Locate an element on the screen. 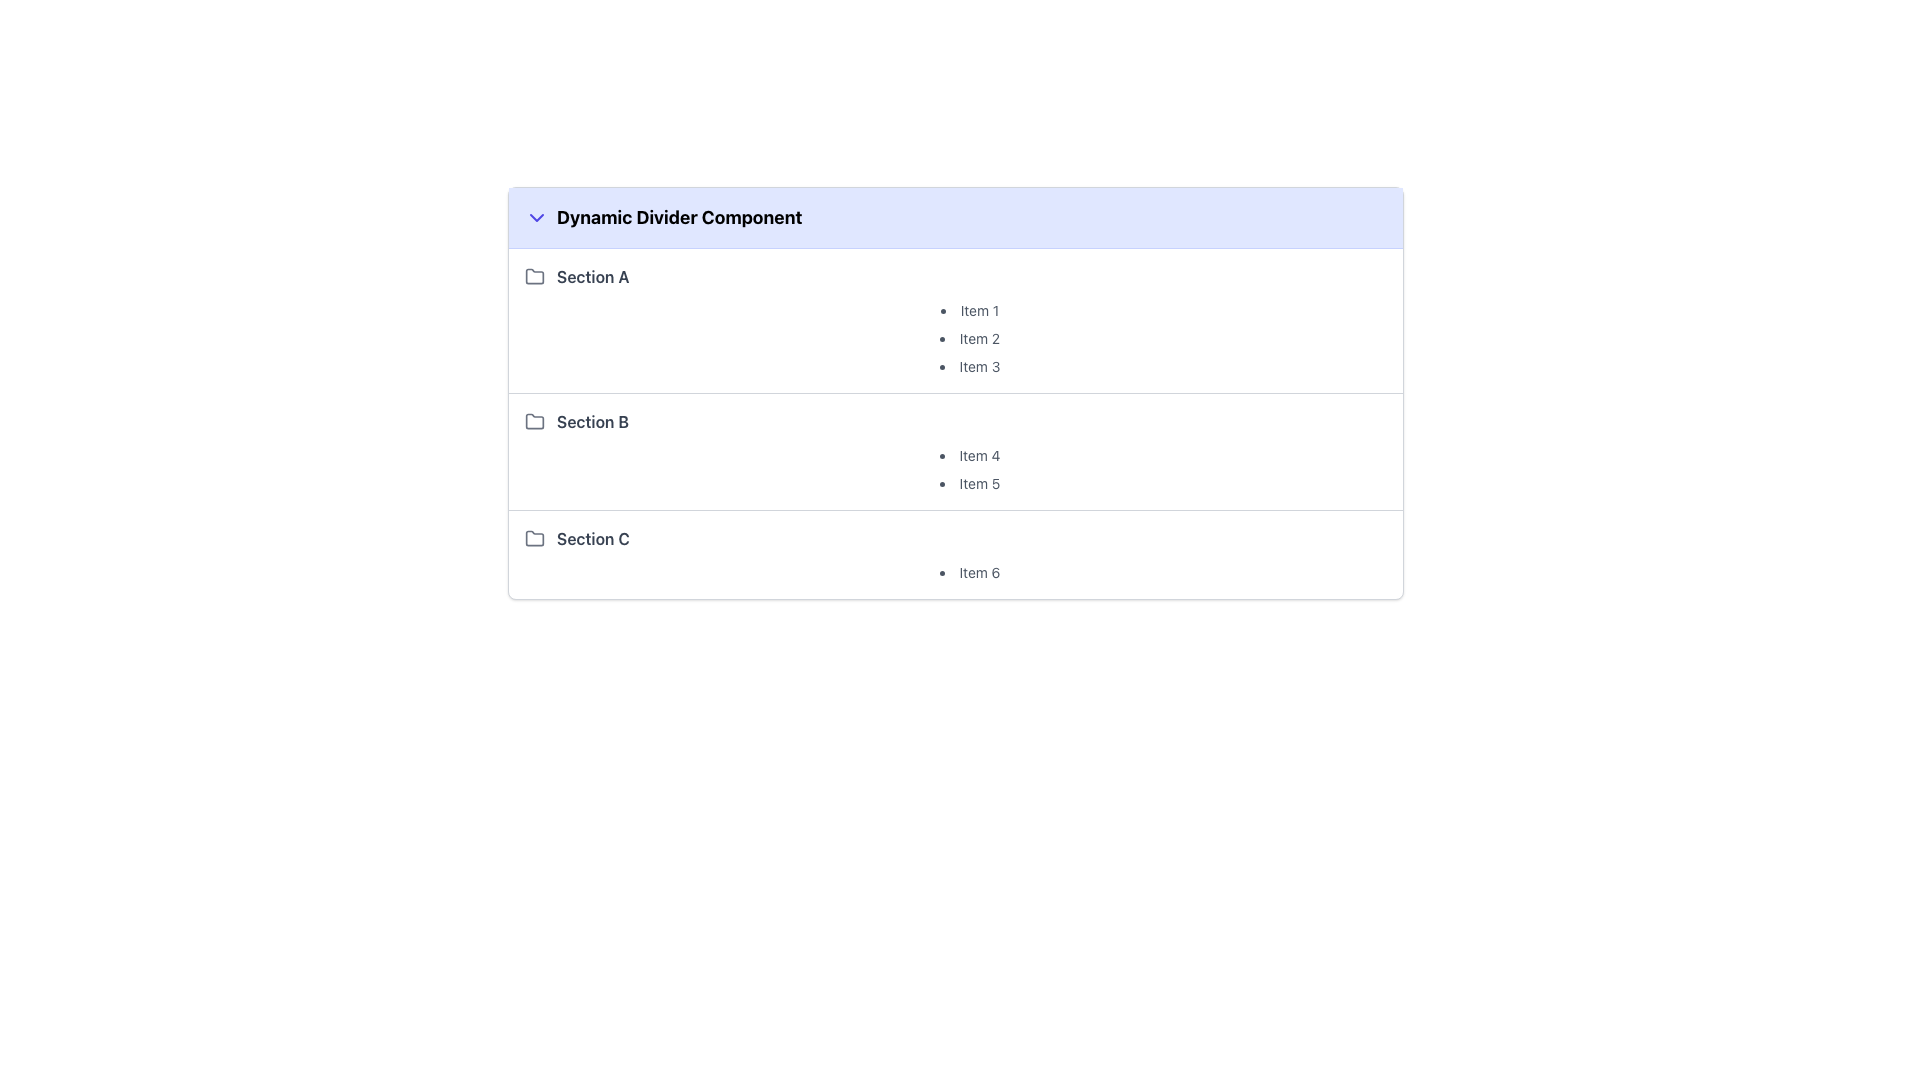  the text element labeled 'Item 1', which is the first item in a bulleted list within 'Section A' is located at coordinates (969, 311).